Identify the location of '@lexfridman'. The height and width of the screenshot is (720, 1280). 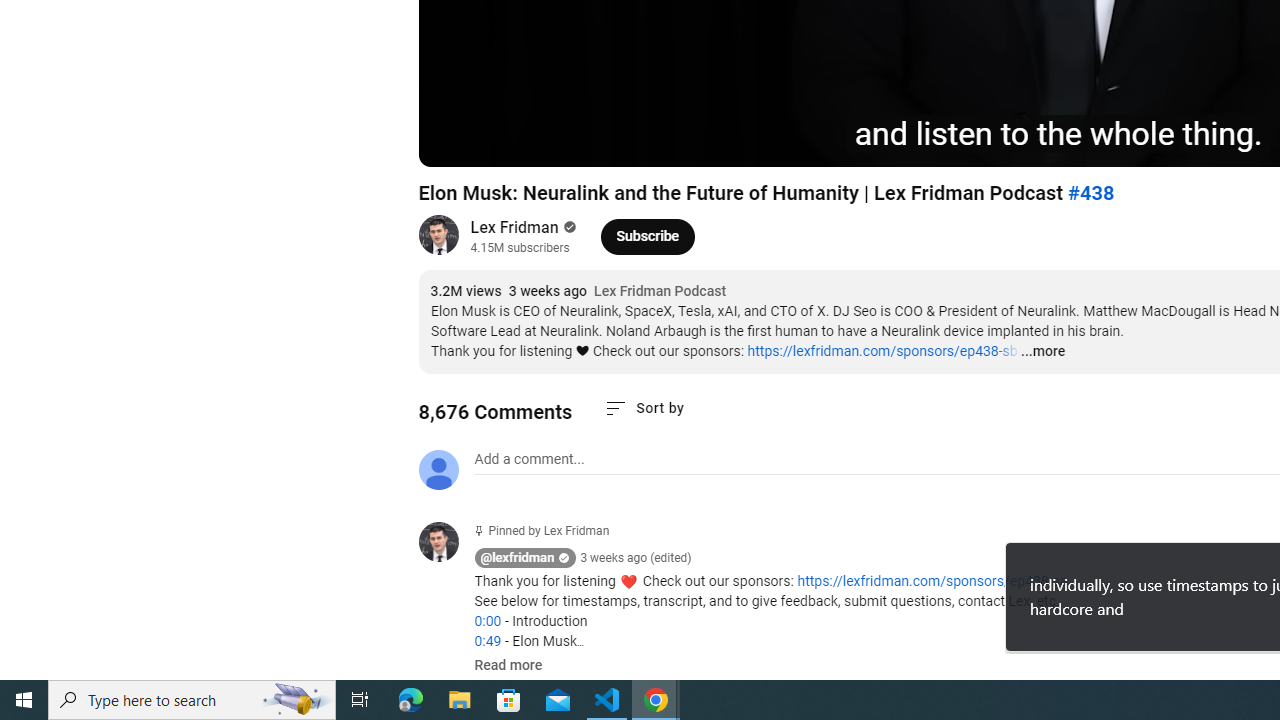
(517, 558).